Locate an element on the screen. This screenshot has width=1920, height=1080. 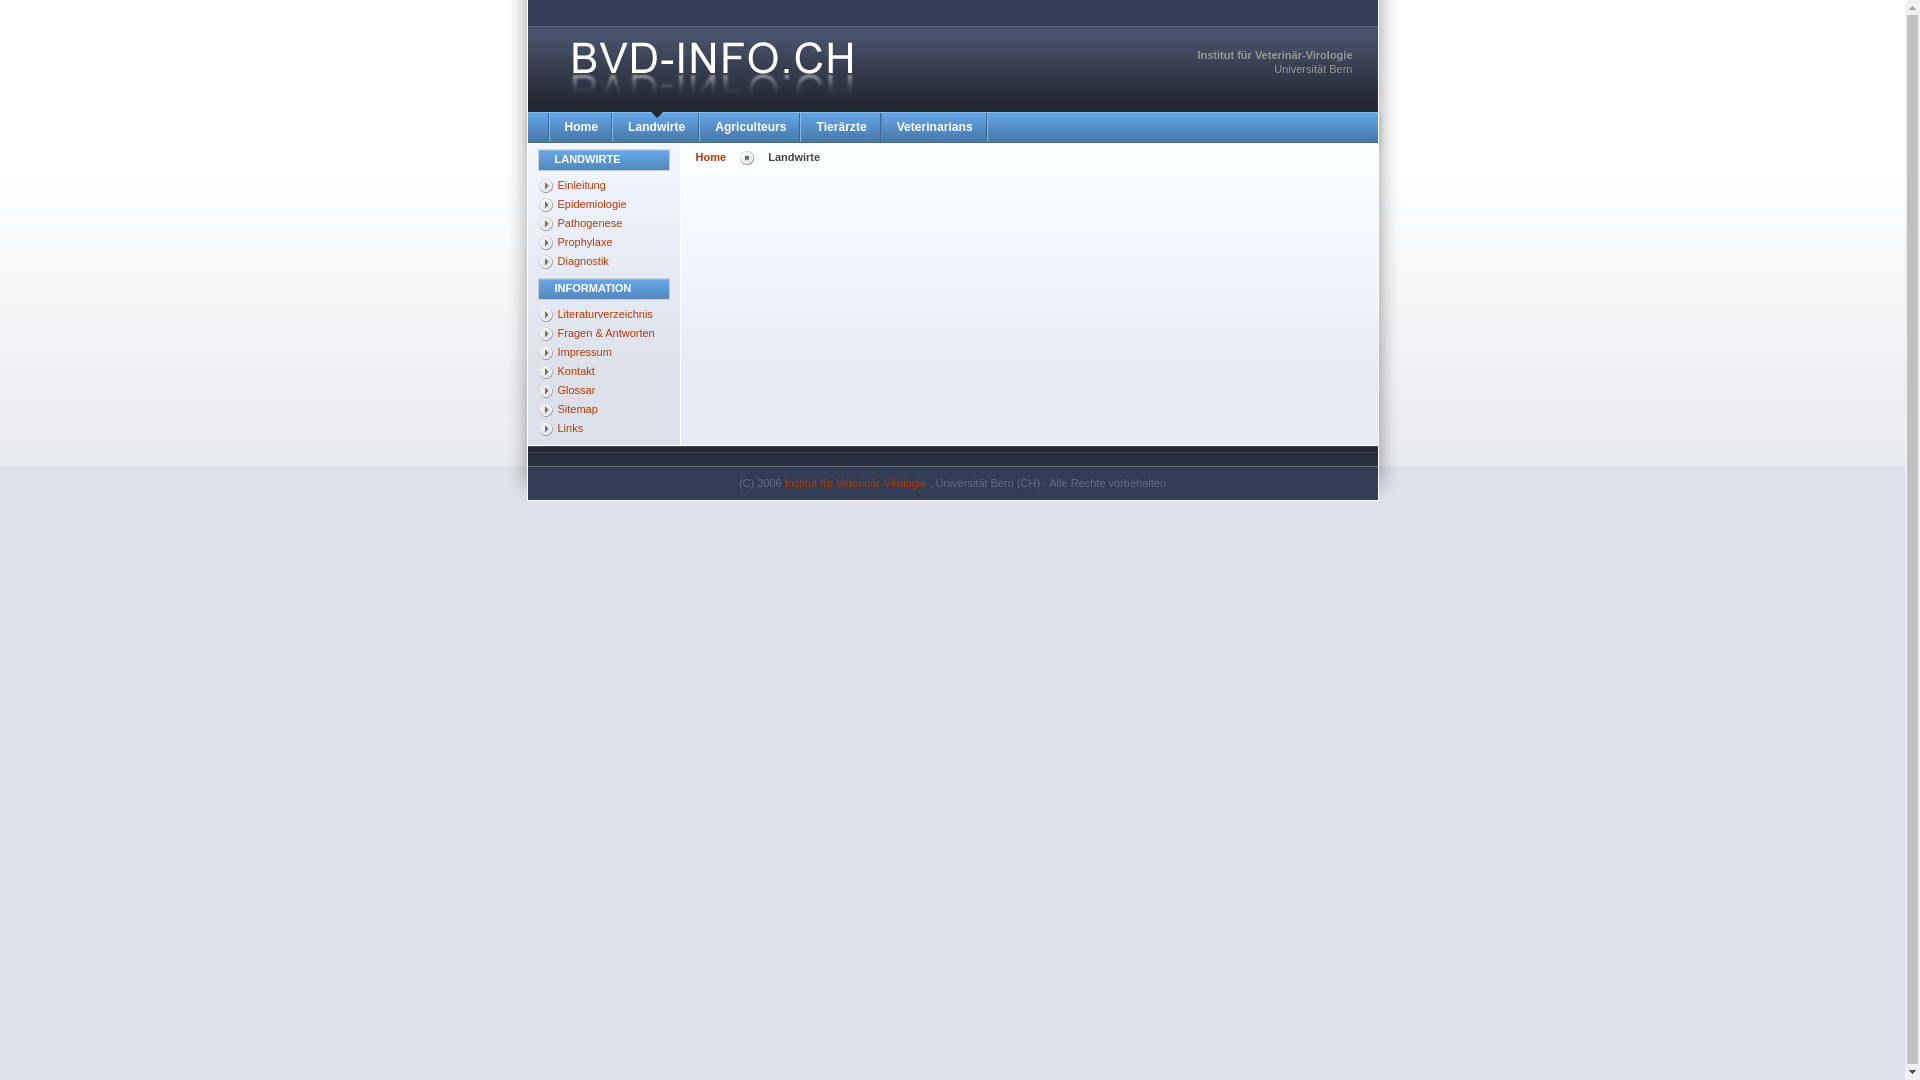
'LANDWIRTE' is located at coordinates (603, 158).